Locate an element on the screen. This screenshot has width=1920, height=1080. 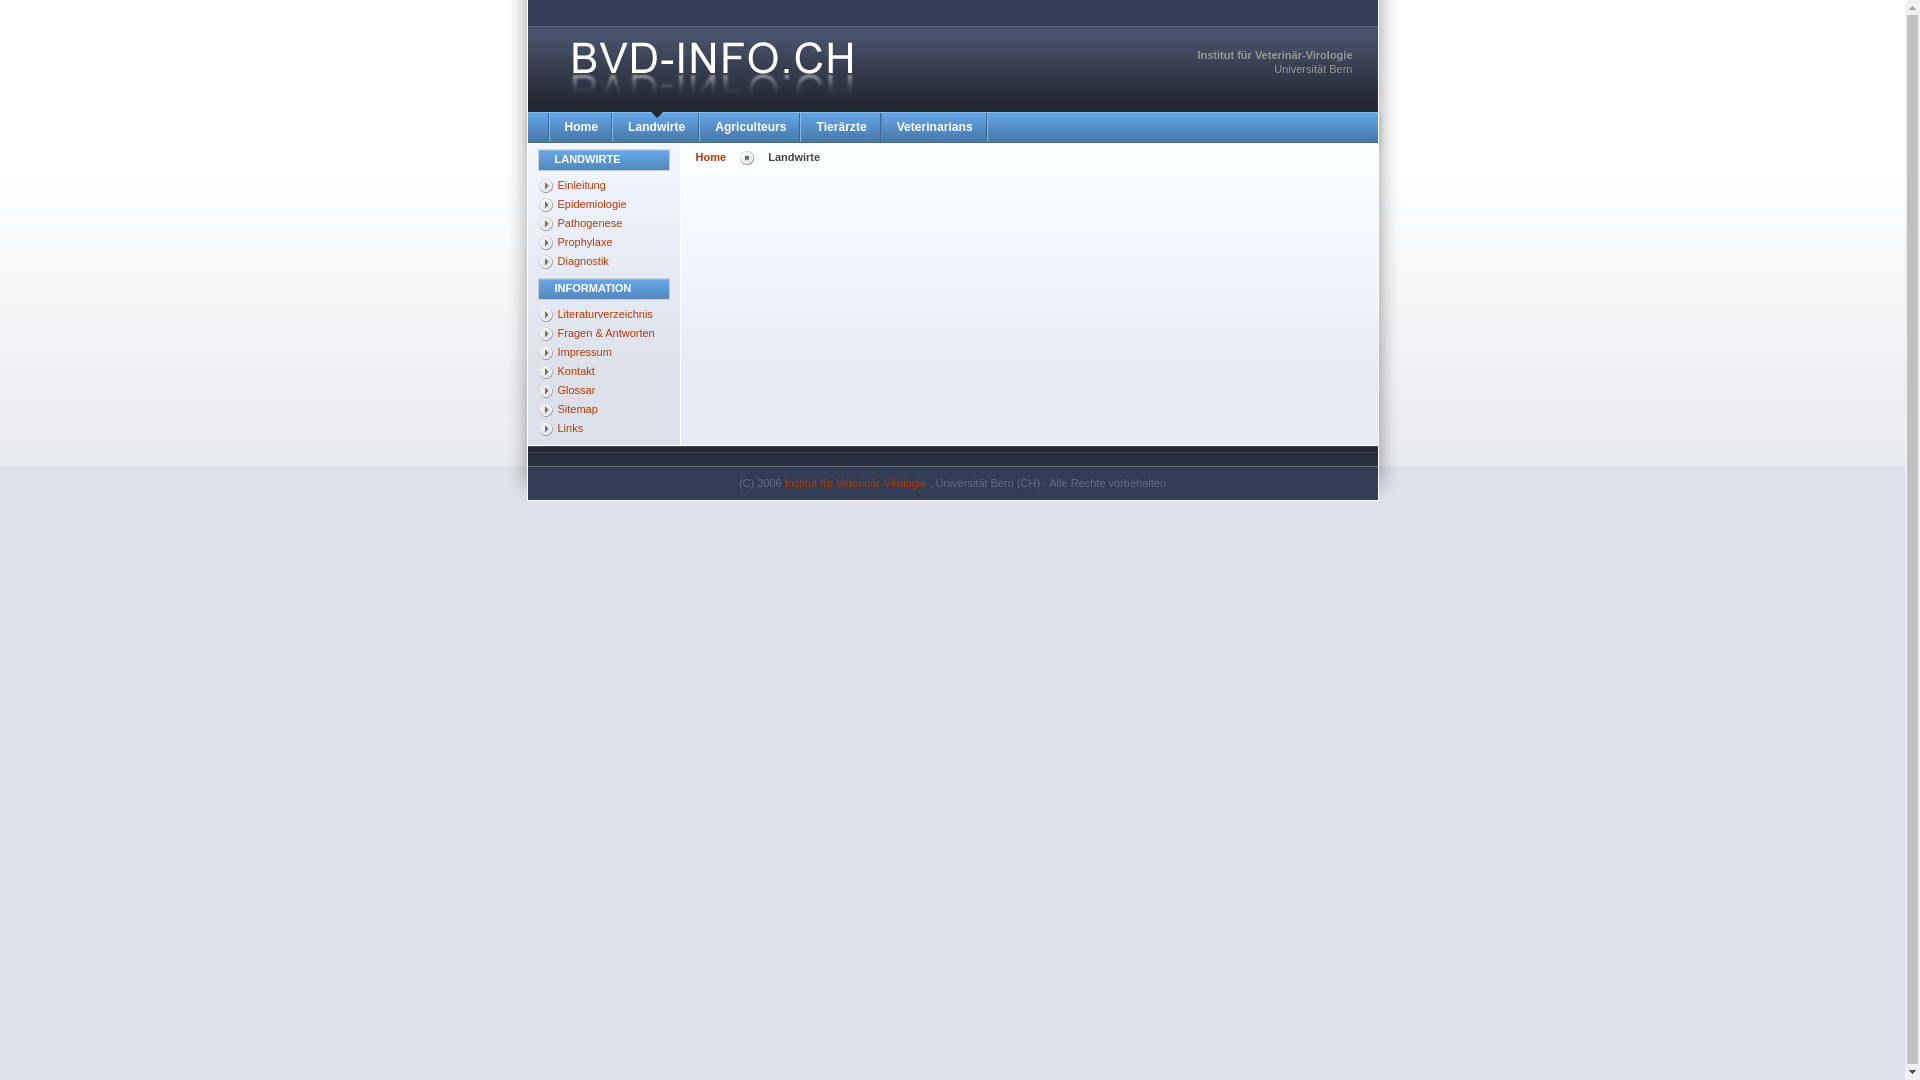
'LANDWIRTE' is located at coordinates (603, 158).